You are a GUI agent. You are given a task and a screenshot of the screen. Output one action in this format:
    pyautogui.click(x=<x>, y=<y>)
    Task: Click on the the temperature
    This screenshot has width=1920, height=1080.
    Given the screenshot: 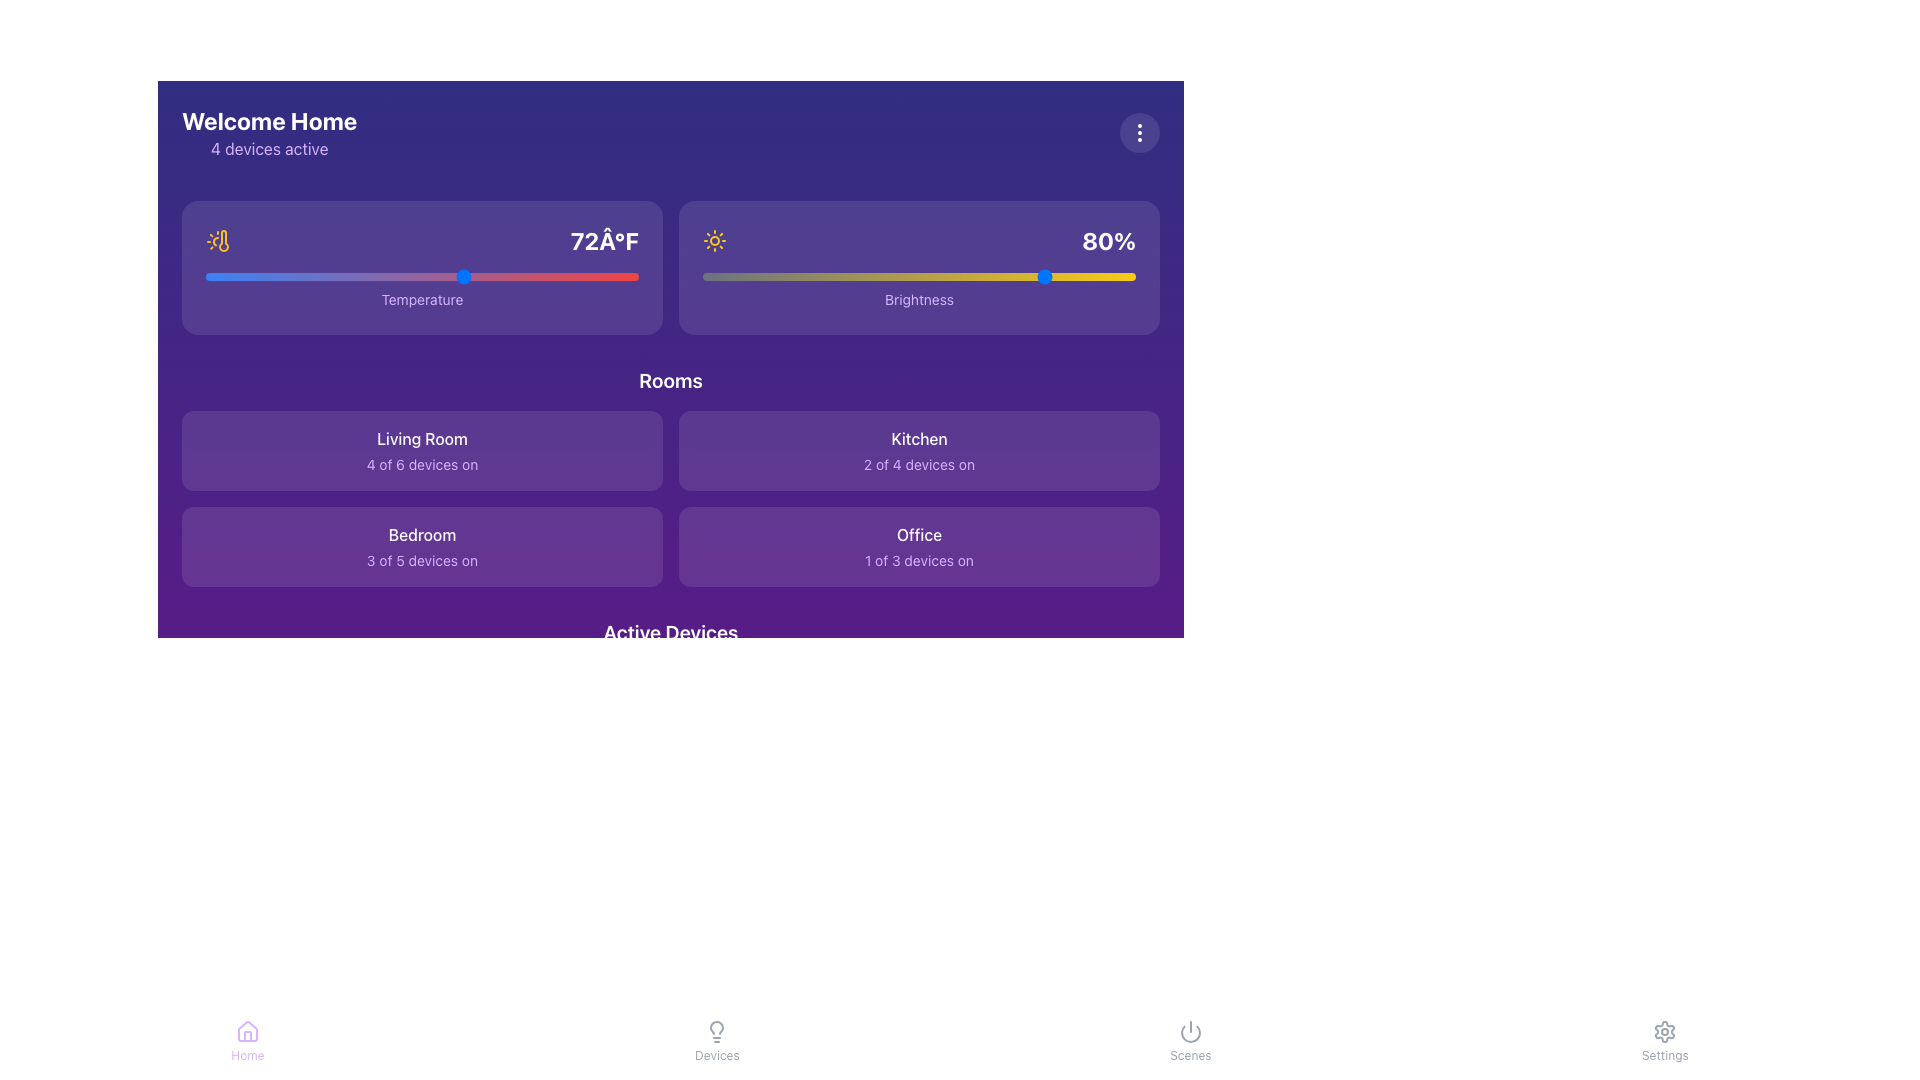 What is the action you would take?
    pyautogui.click(x=573, y=277)
    